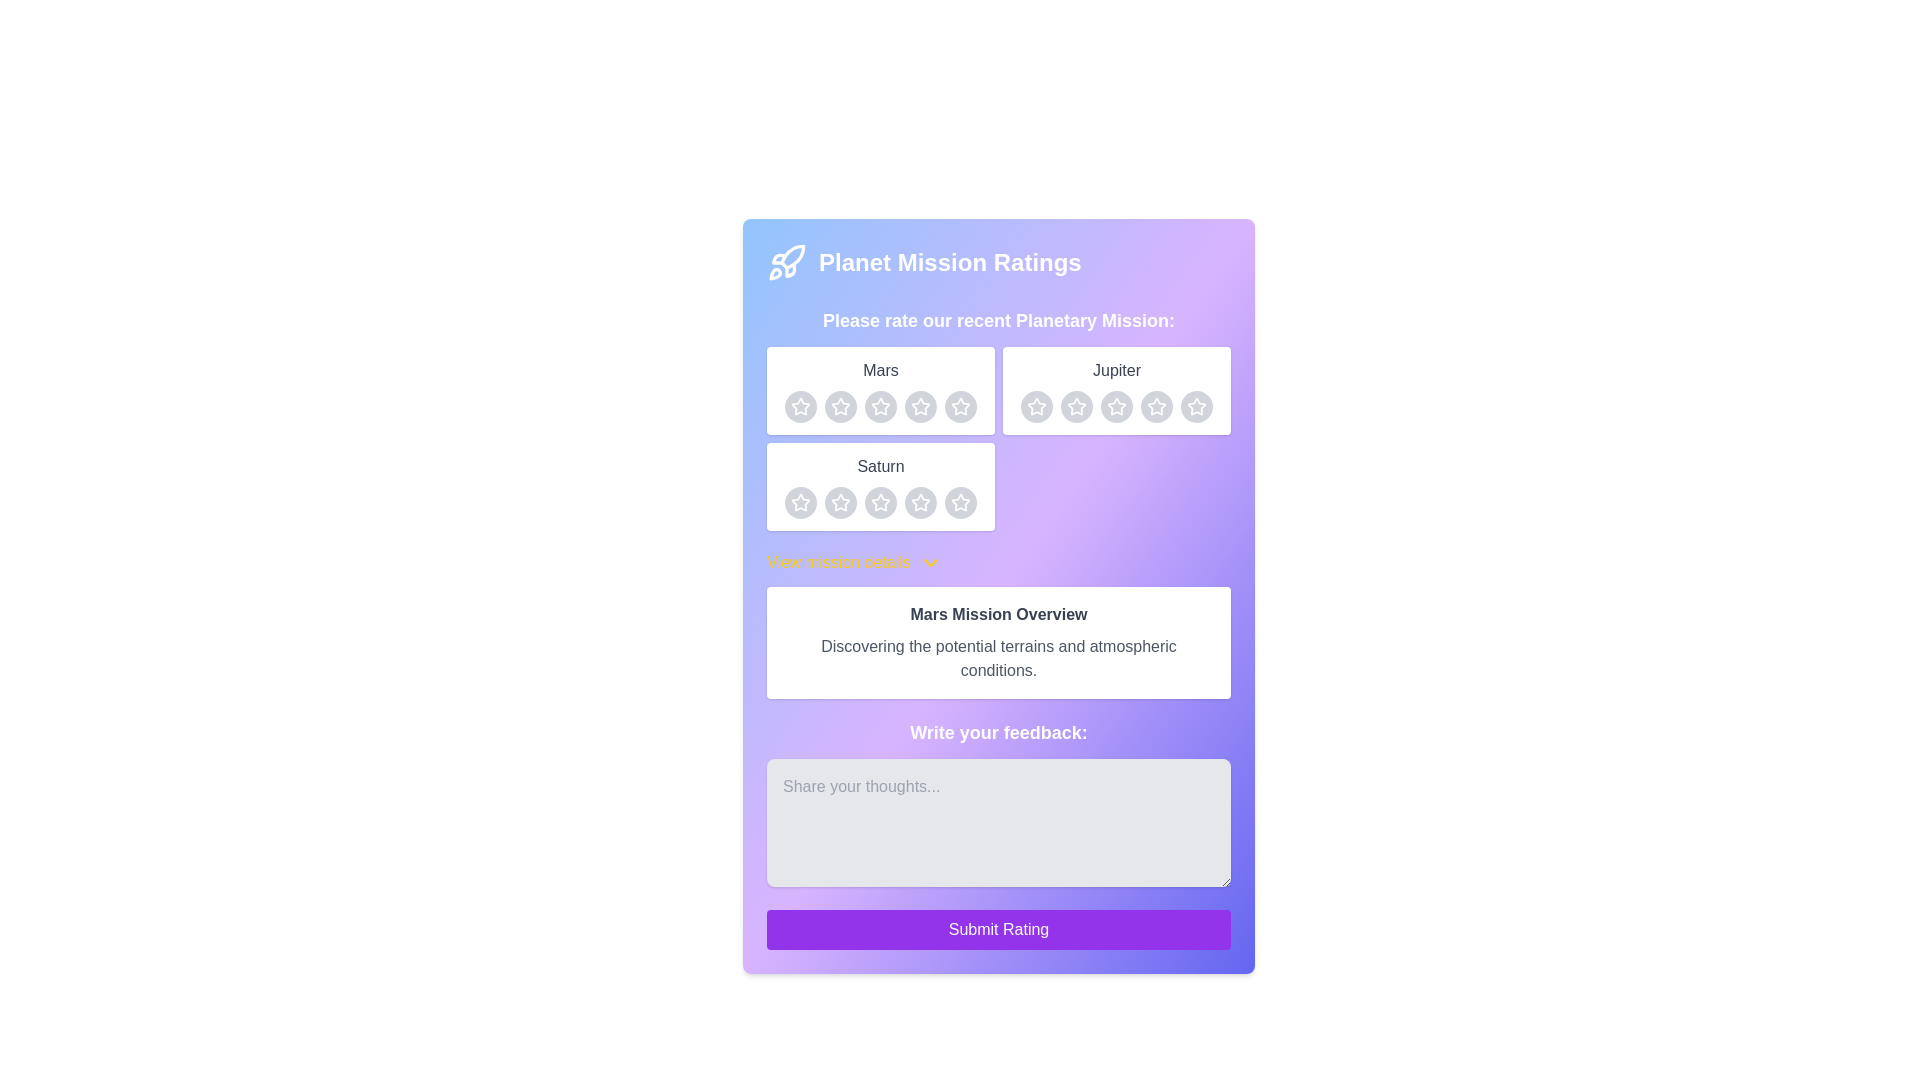  I want to click on the static text label that identifies the current rating card as pertaining to 'Saturn', located centrally in the middle rating card of a 3x3 grid, so click(880, 466).